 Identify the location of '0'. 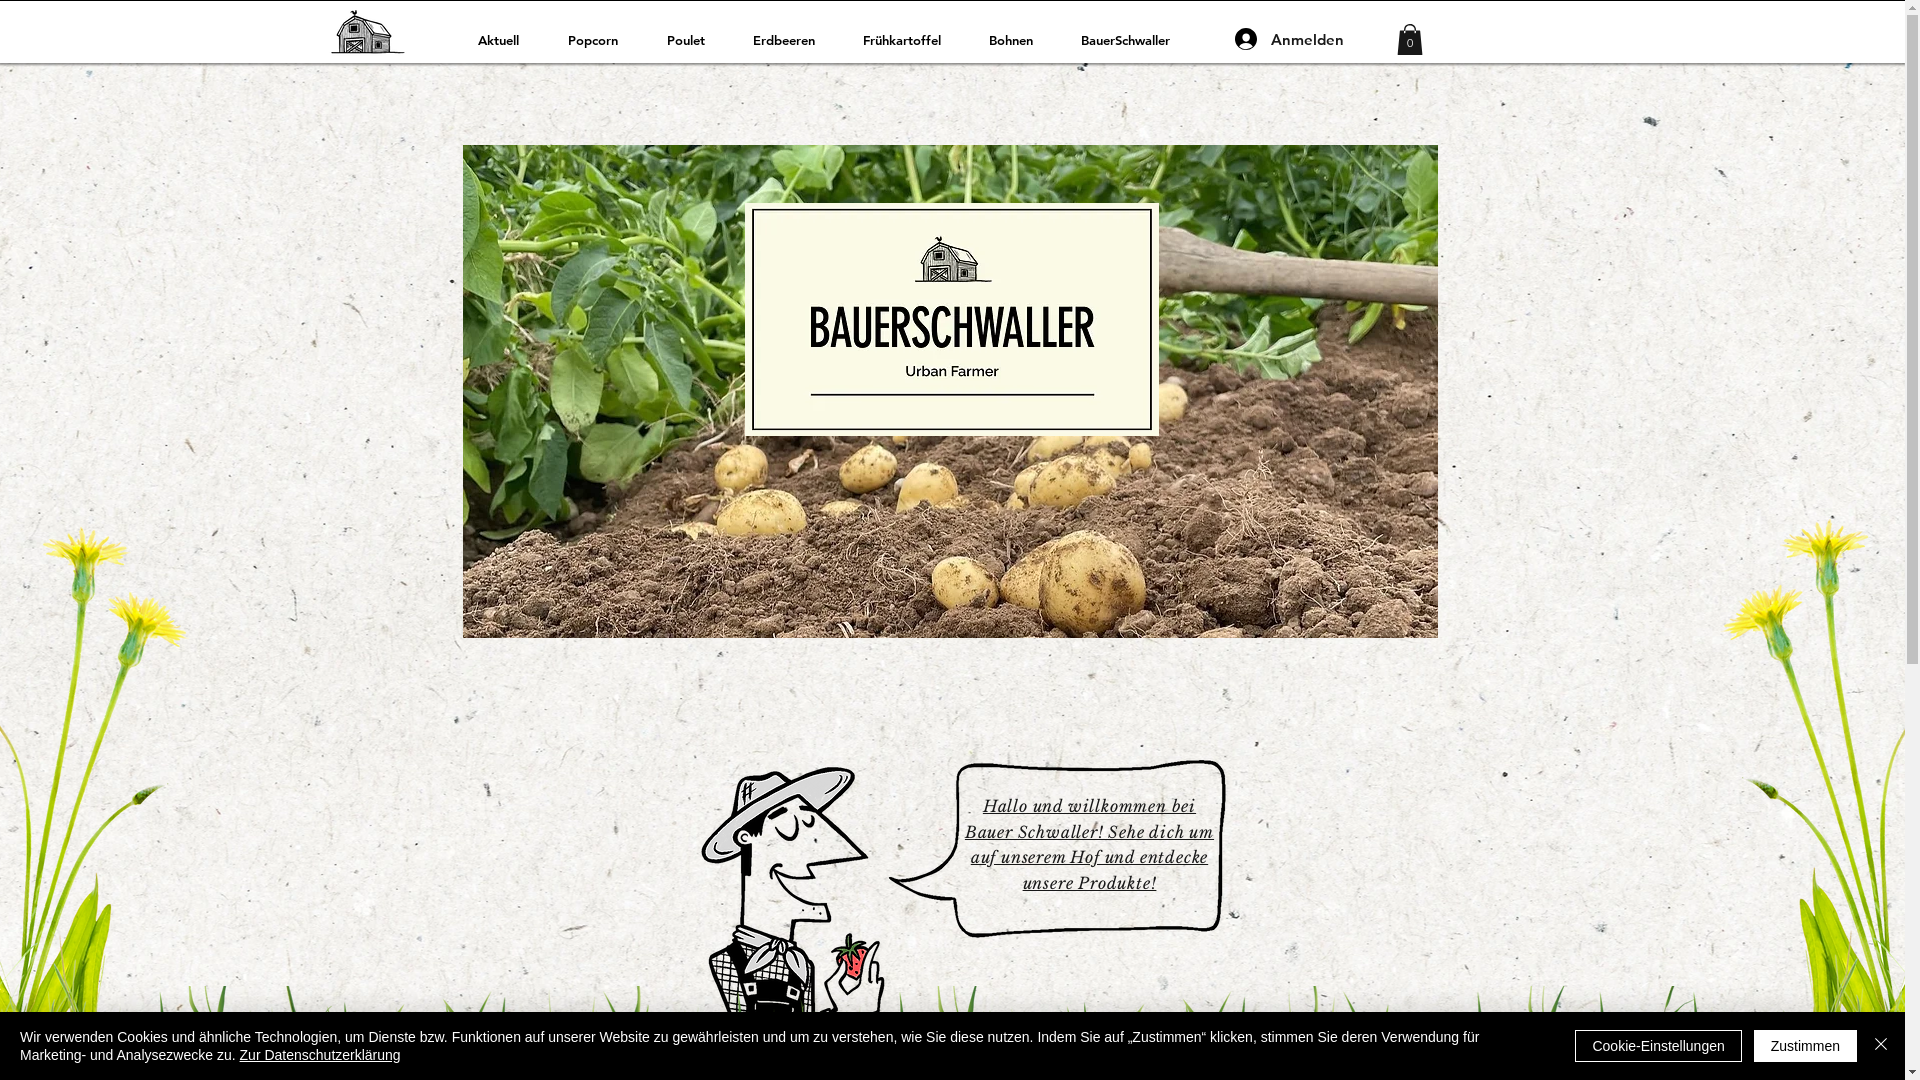
(1395, 39).